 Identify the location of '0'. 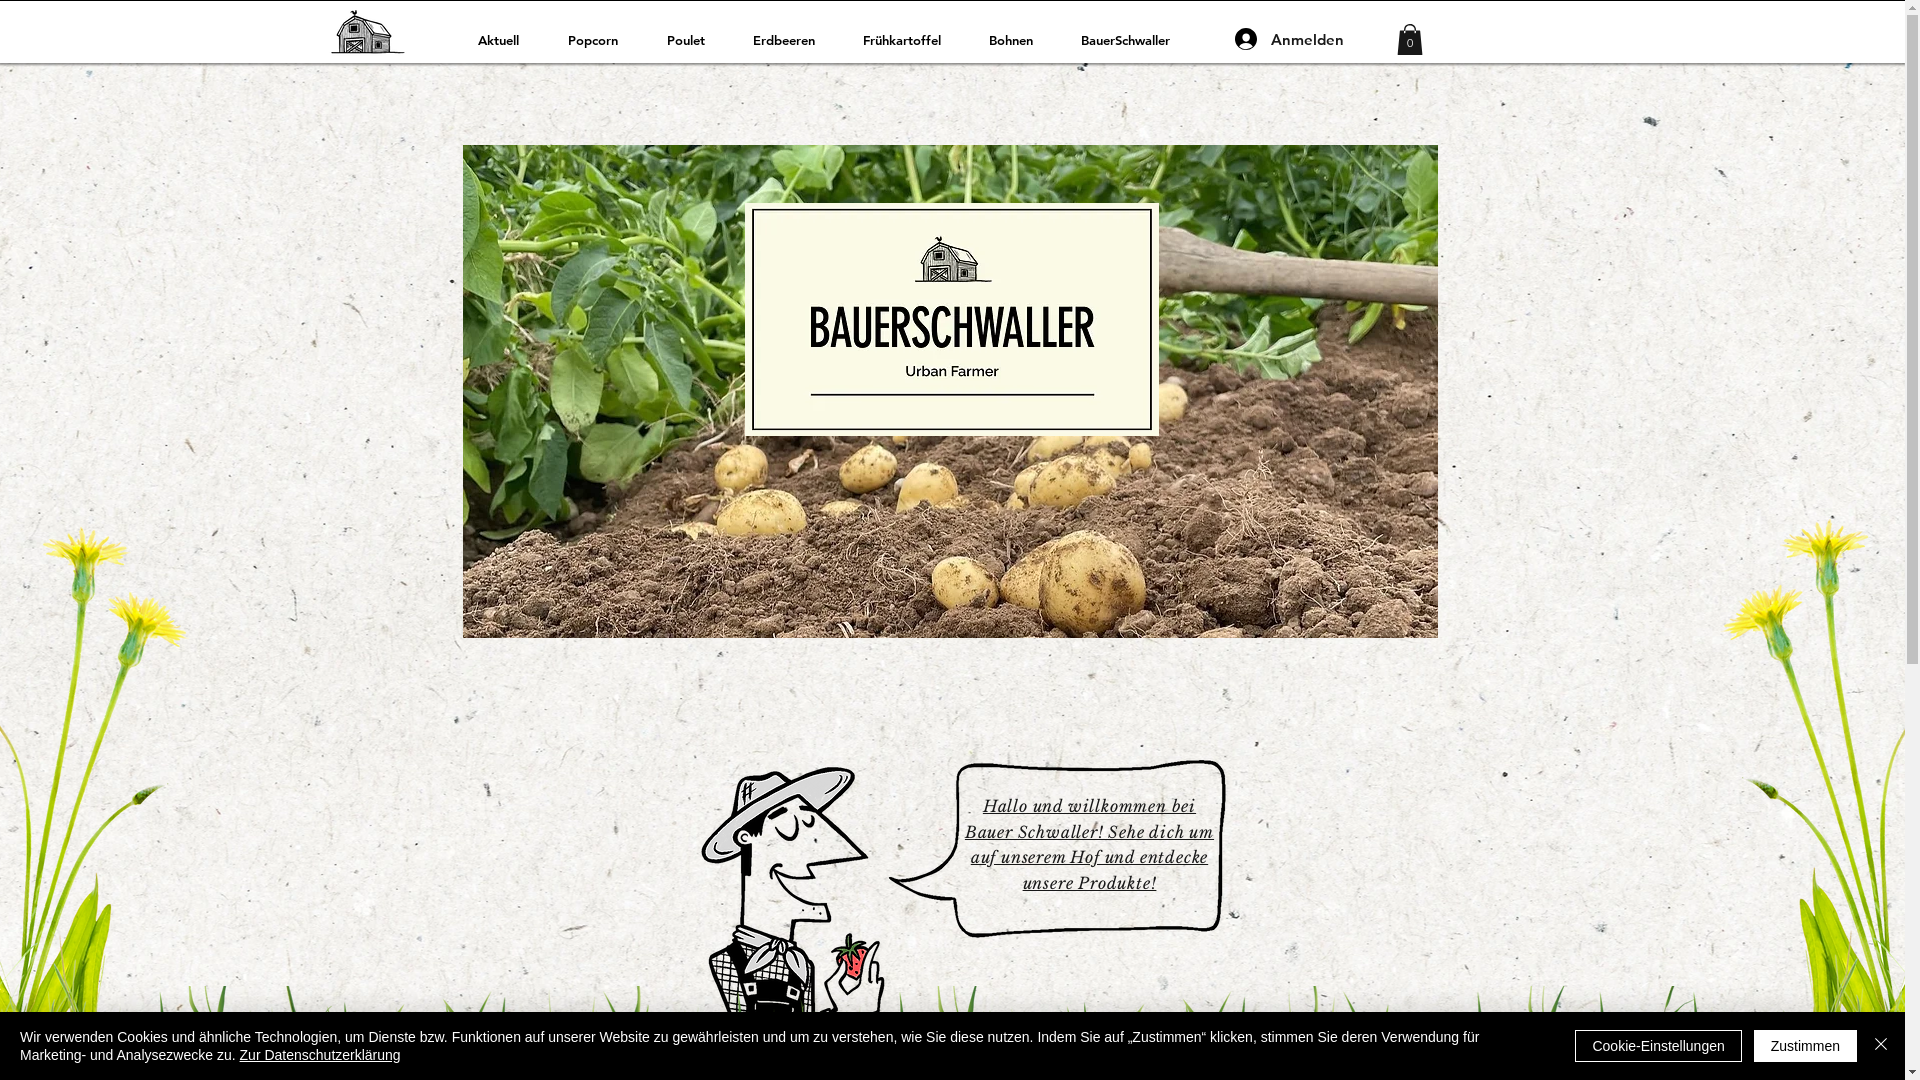
(1395, 39).